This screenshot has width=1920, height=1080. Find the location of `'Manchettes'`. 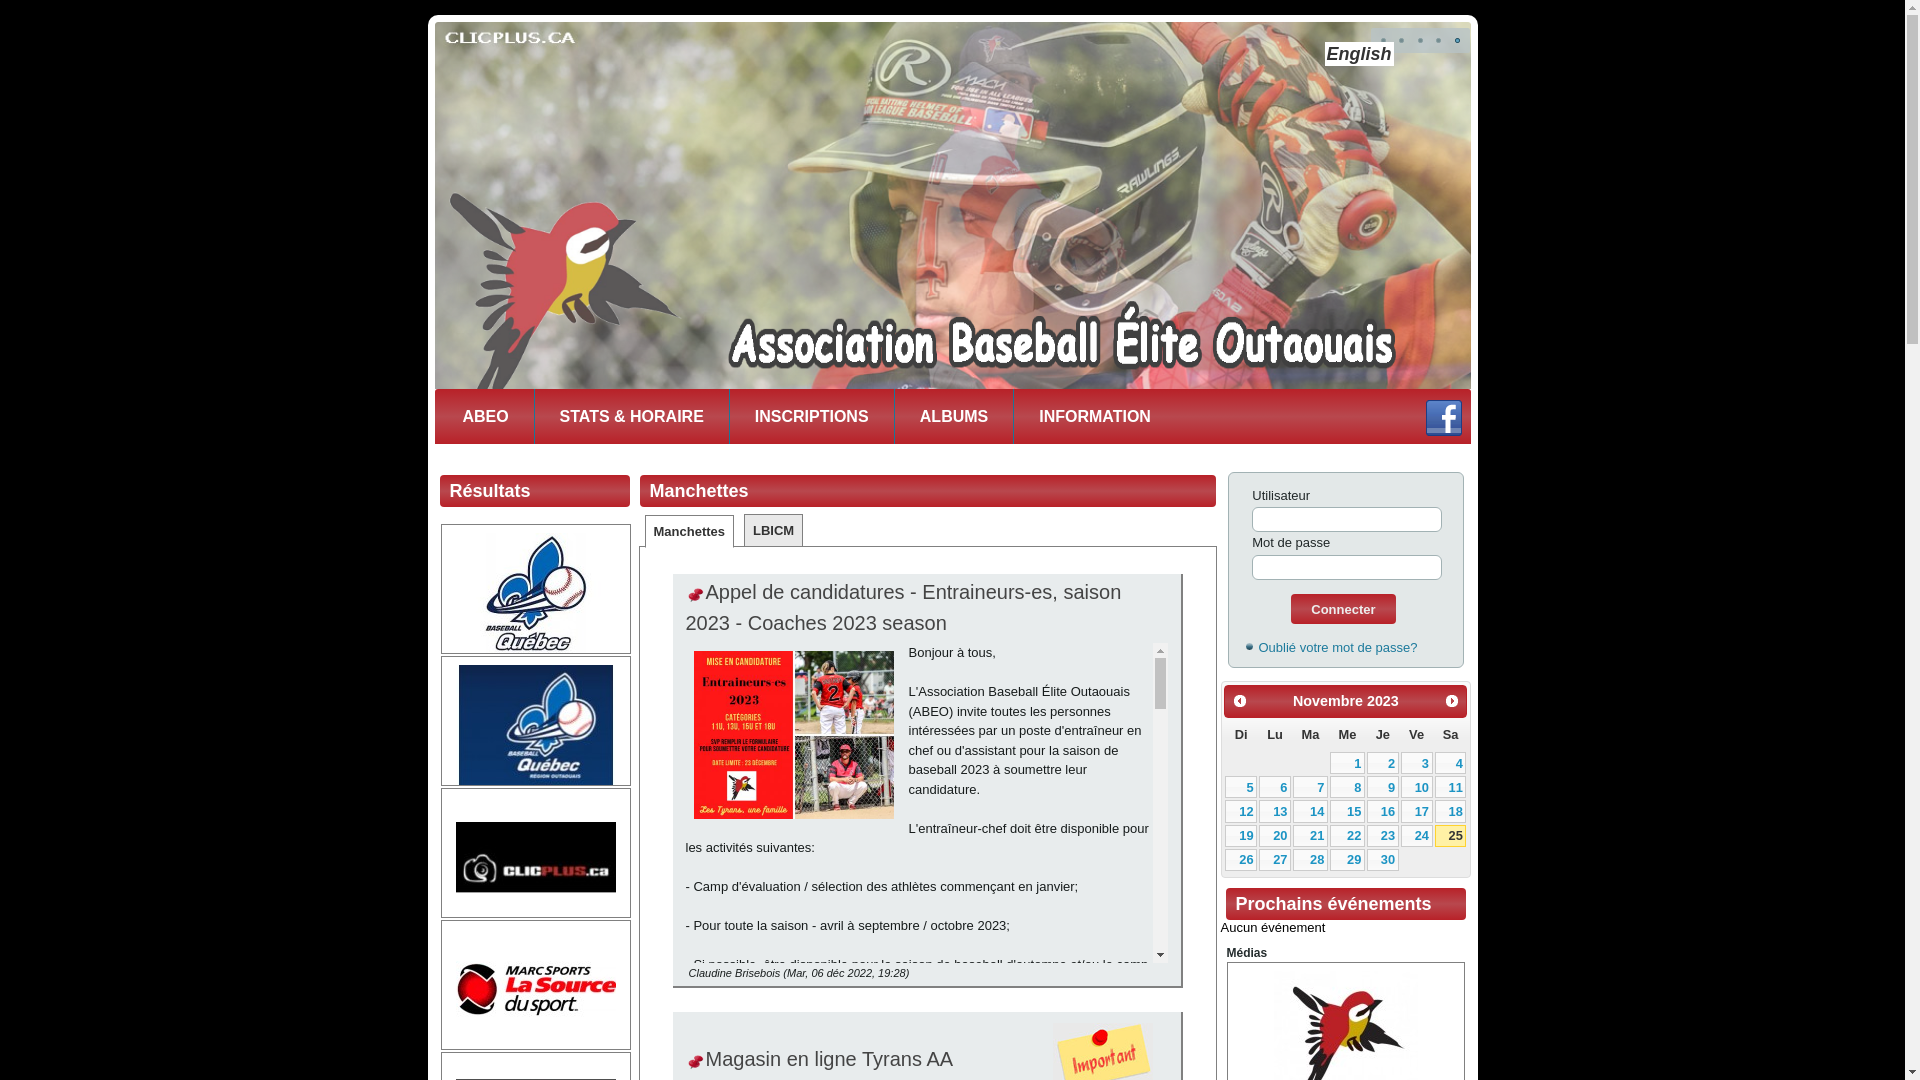

'Manchettes' is located at coordinates (690, 530).